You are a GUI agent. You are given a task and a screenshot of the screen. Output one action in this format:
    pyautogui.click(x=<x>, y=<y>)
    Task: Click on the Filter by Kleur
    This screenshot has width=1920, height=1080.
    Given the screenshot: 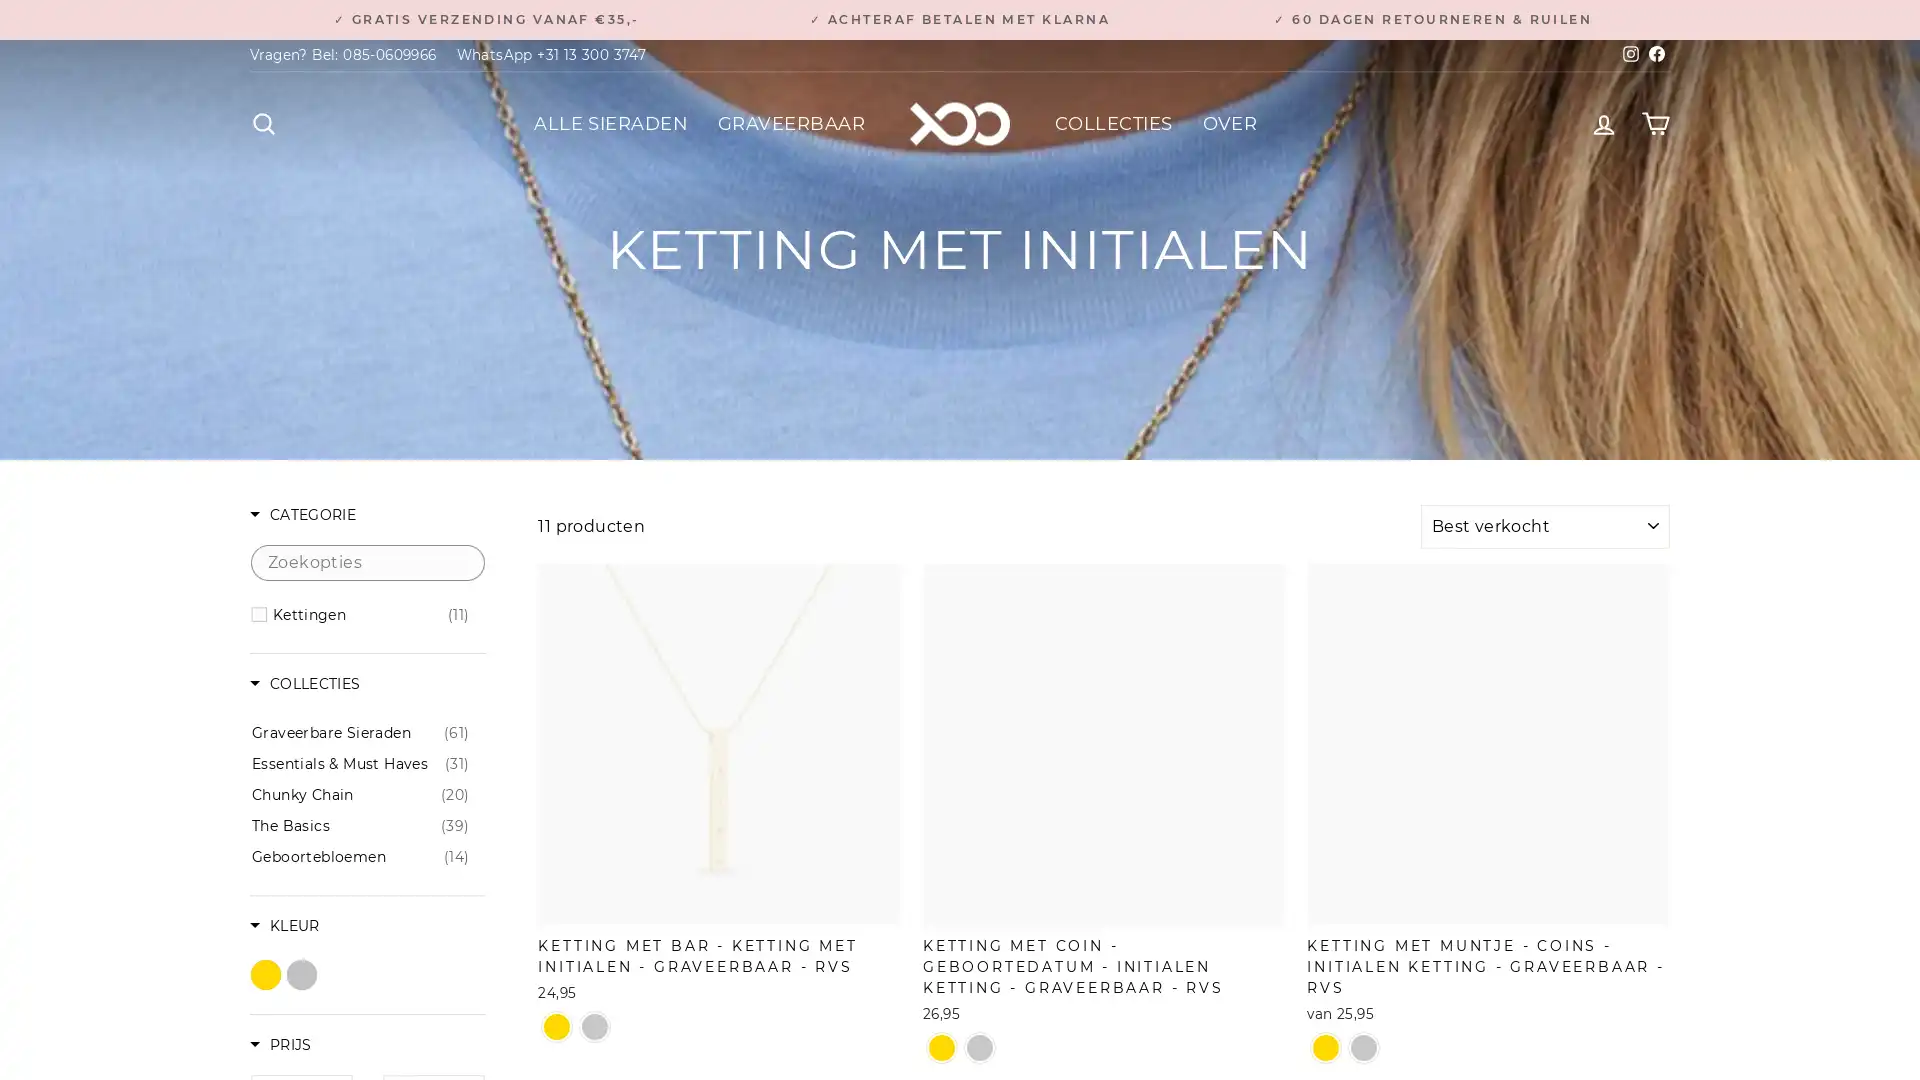 What is the action you would take?
    pyautogui.click(x=283, y=927)
    